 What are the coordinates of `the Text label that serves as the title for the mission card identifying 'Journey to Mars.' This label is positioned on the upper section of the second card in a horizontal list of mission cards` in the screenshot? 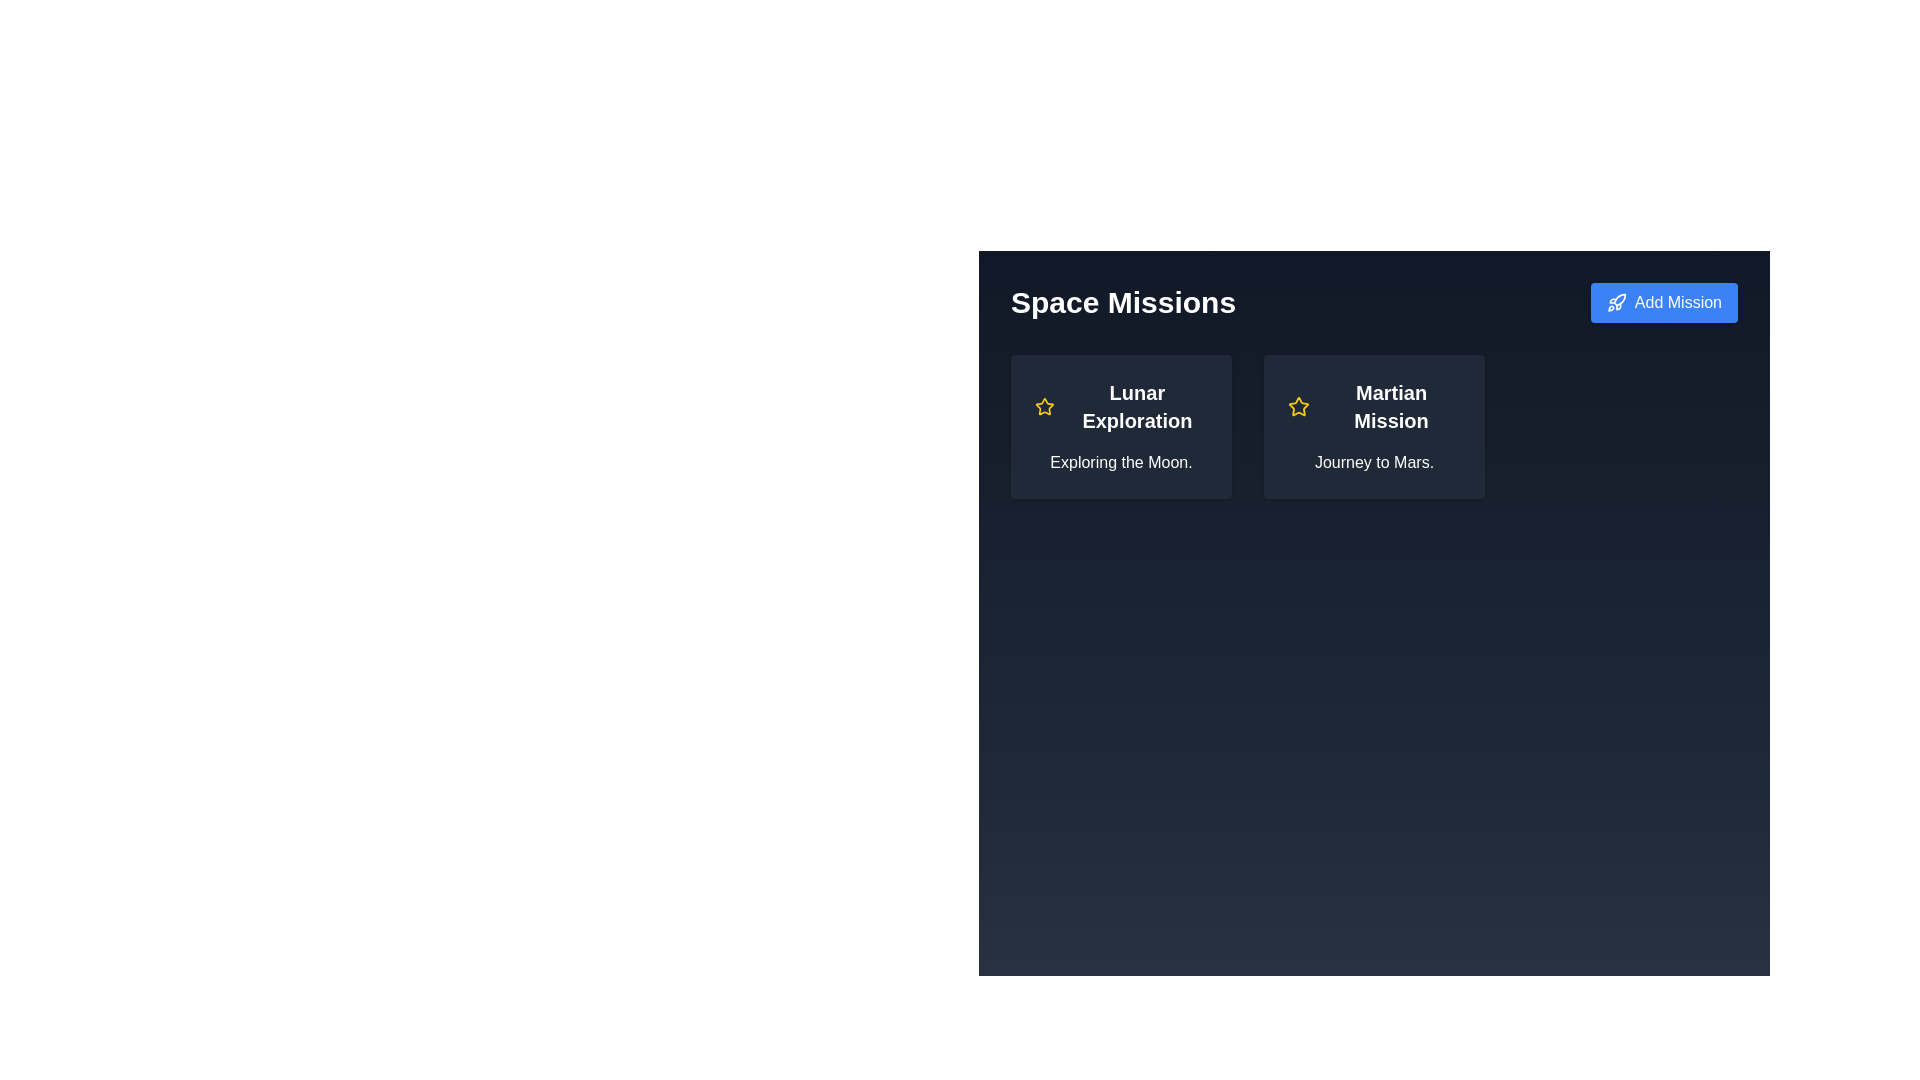 It's located at (1373, 406).